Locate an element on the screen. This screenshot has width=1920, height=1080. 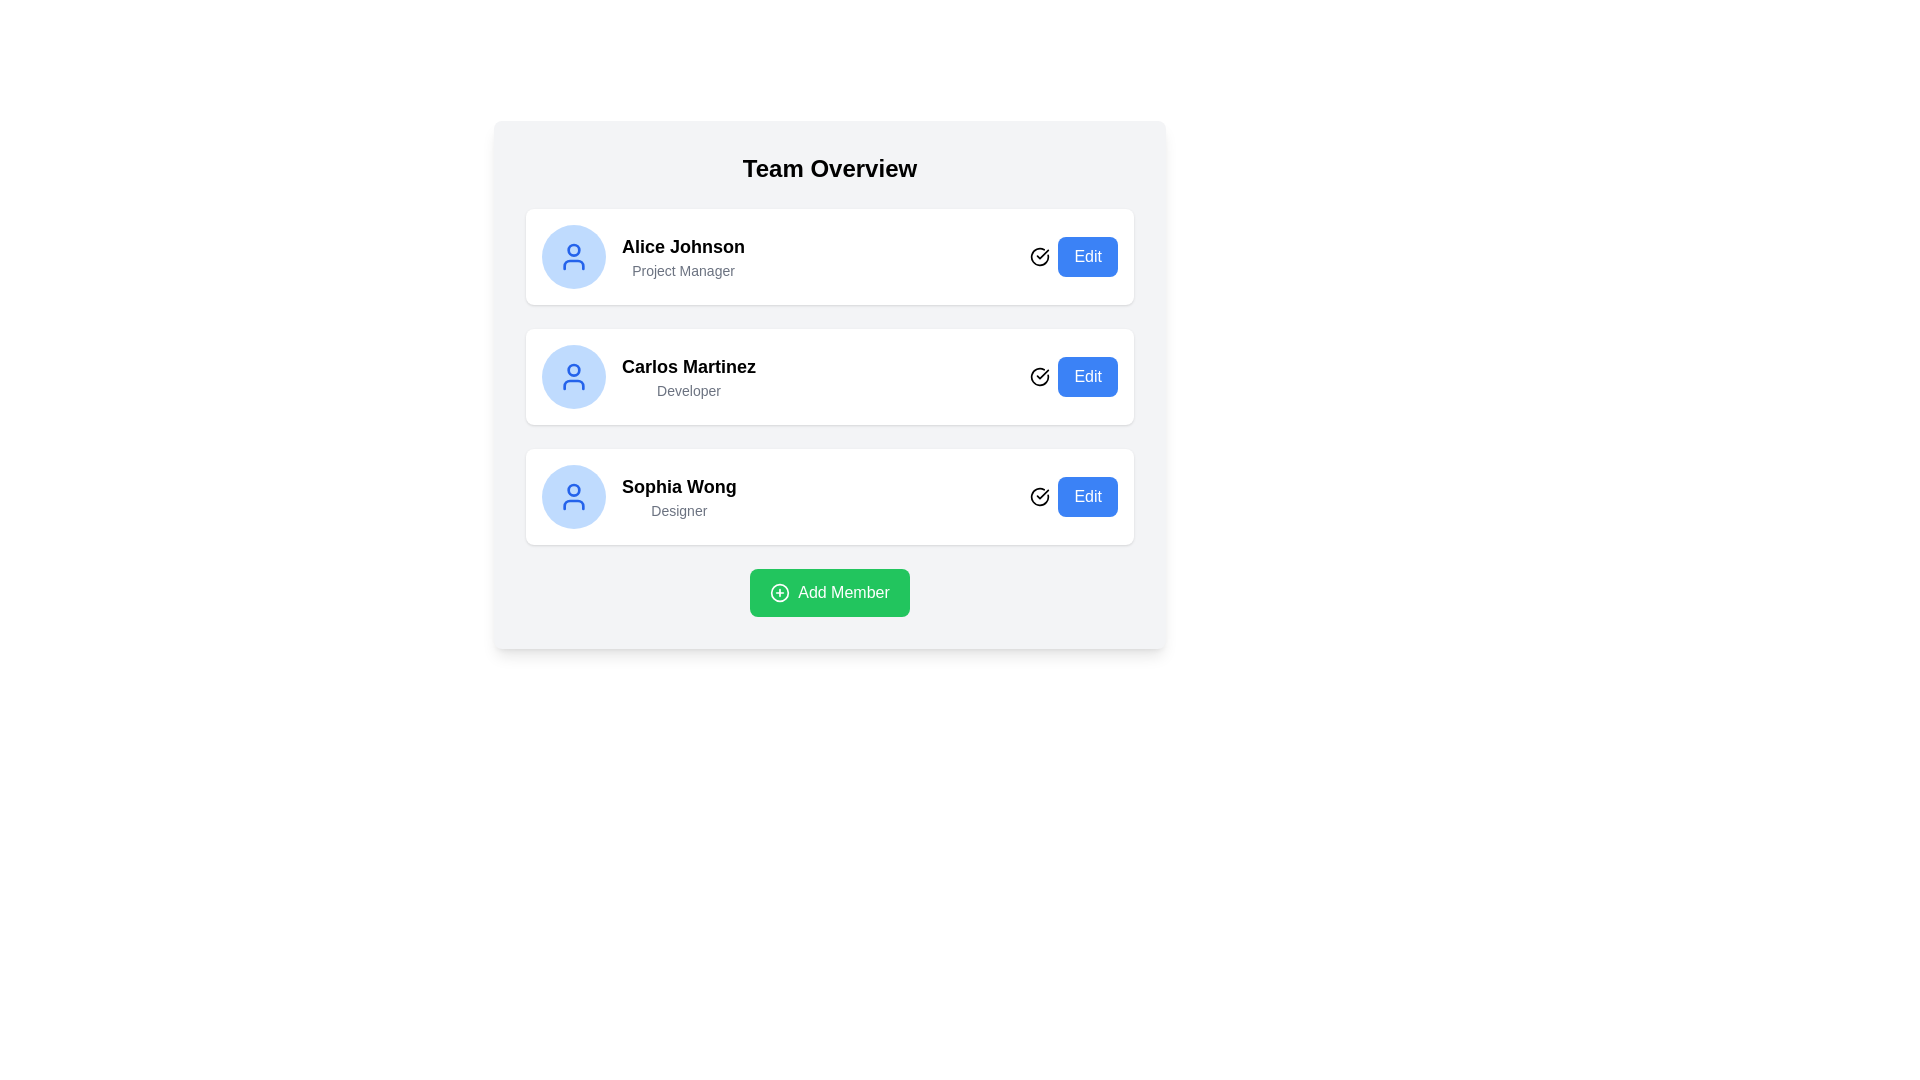
the edit button associated with the 'Sophia Wong' entry, located at the far-right of the row labeled 'Sophia Wong - Designer' is located at coordinates (1087, 496).